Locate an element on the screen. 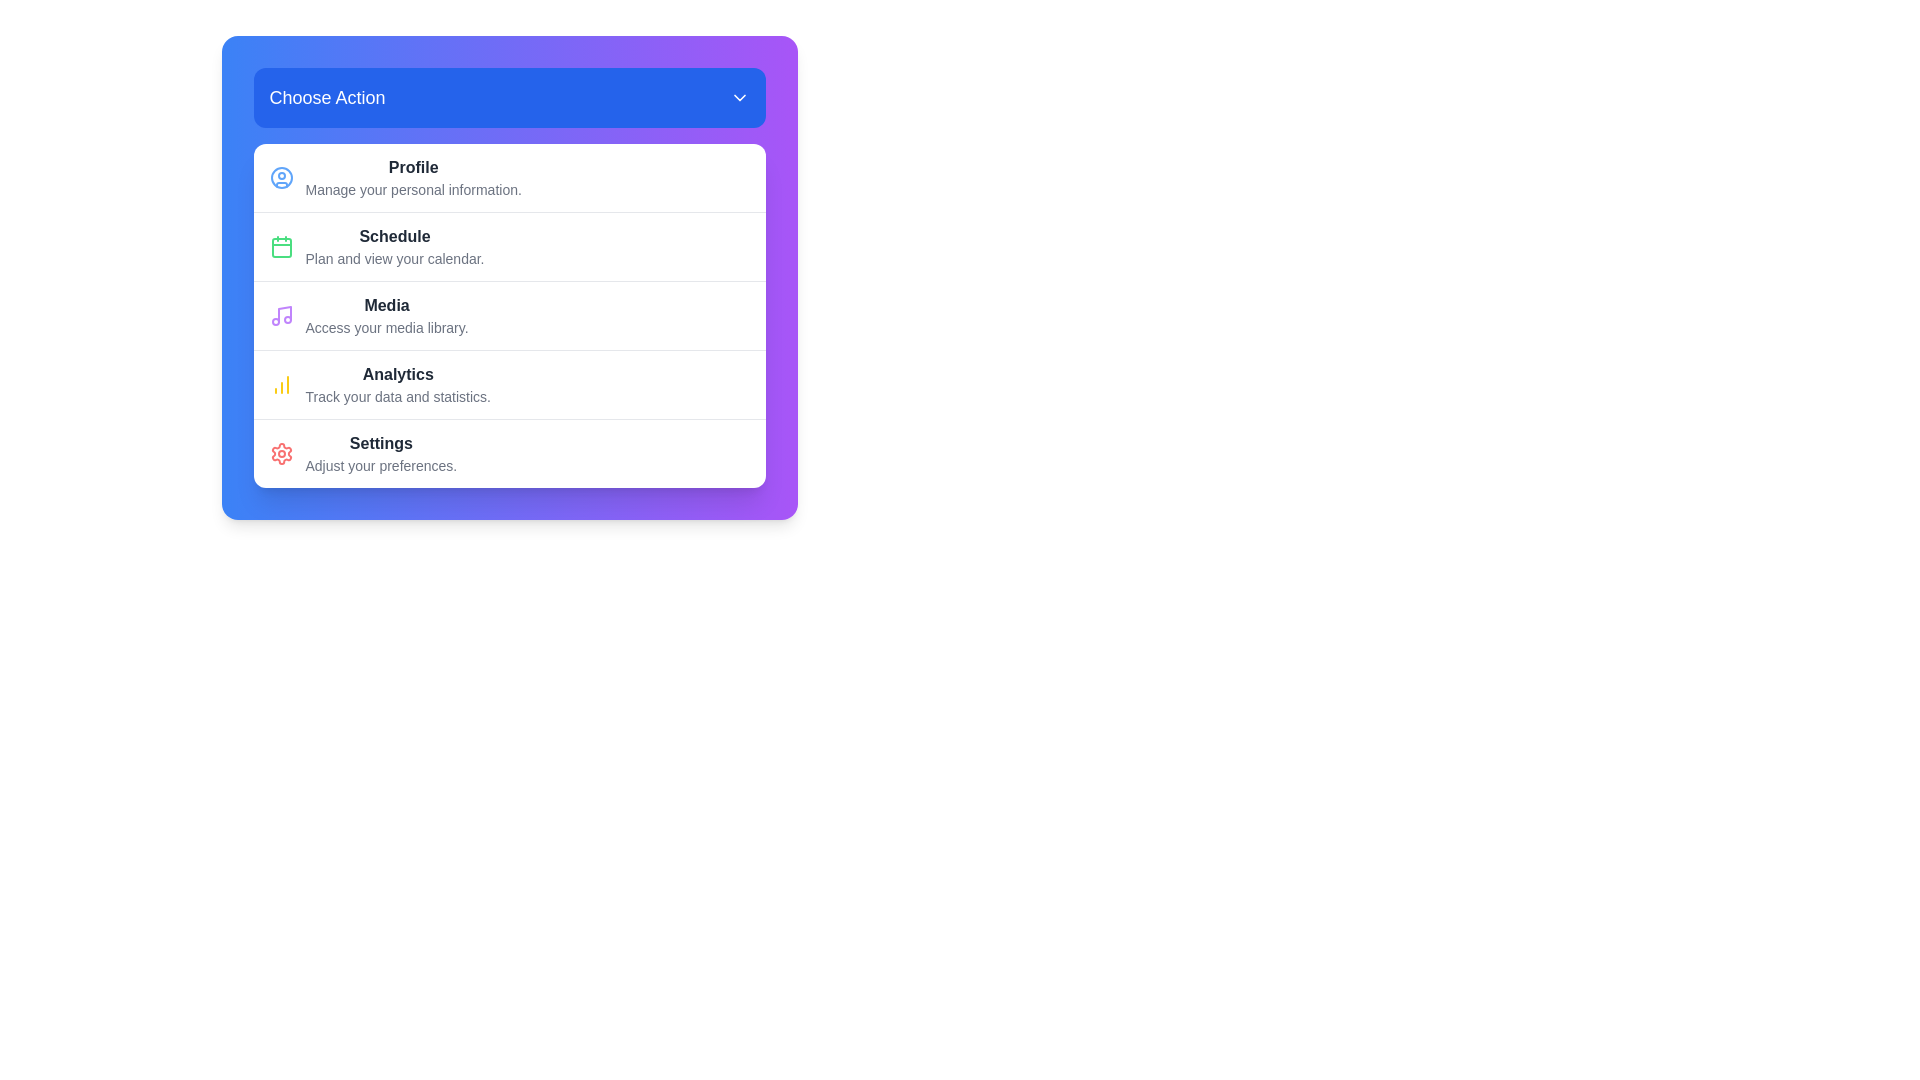 The image size is (1920, 1080). the bold, dark-colored text label reading 'Media', which is prominently positioned above its descriptive text 'Access your media library' in the third option row of a vertically stacked list is located at coordinates (387, 305).